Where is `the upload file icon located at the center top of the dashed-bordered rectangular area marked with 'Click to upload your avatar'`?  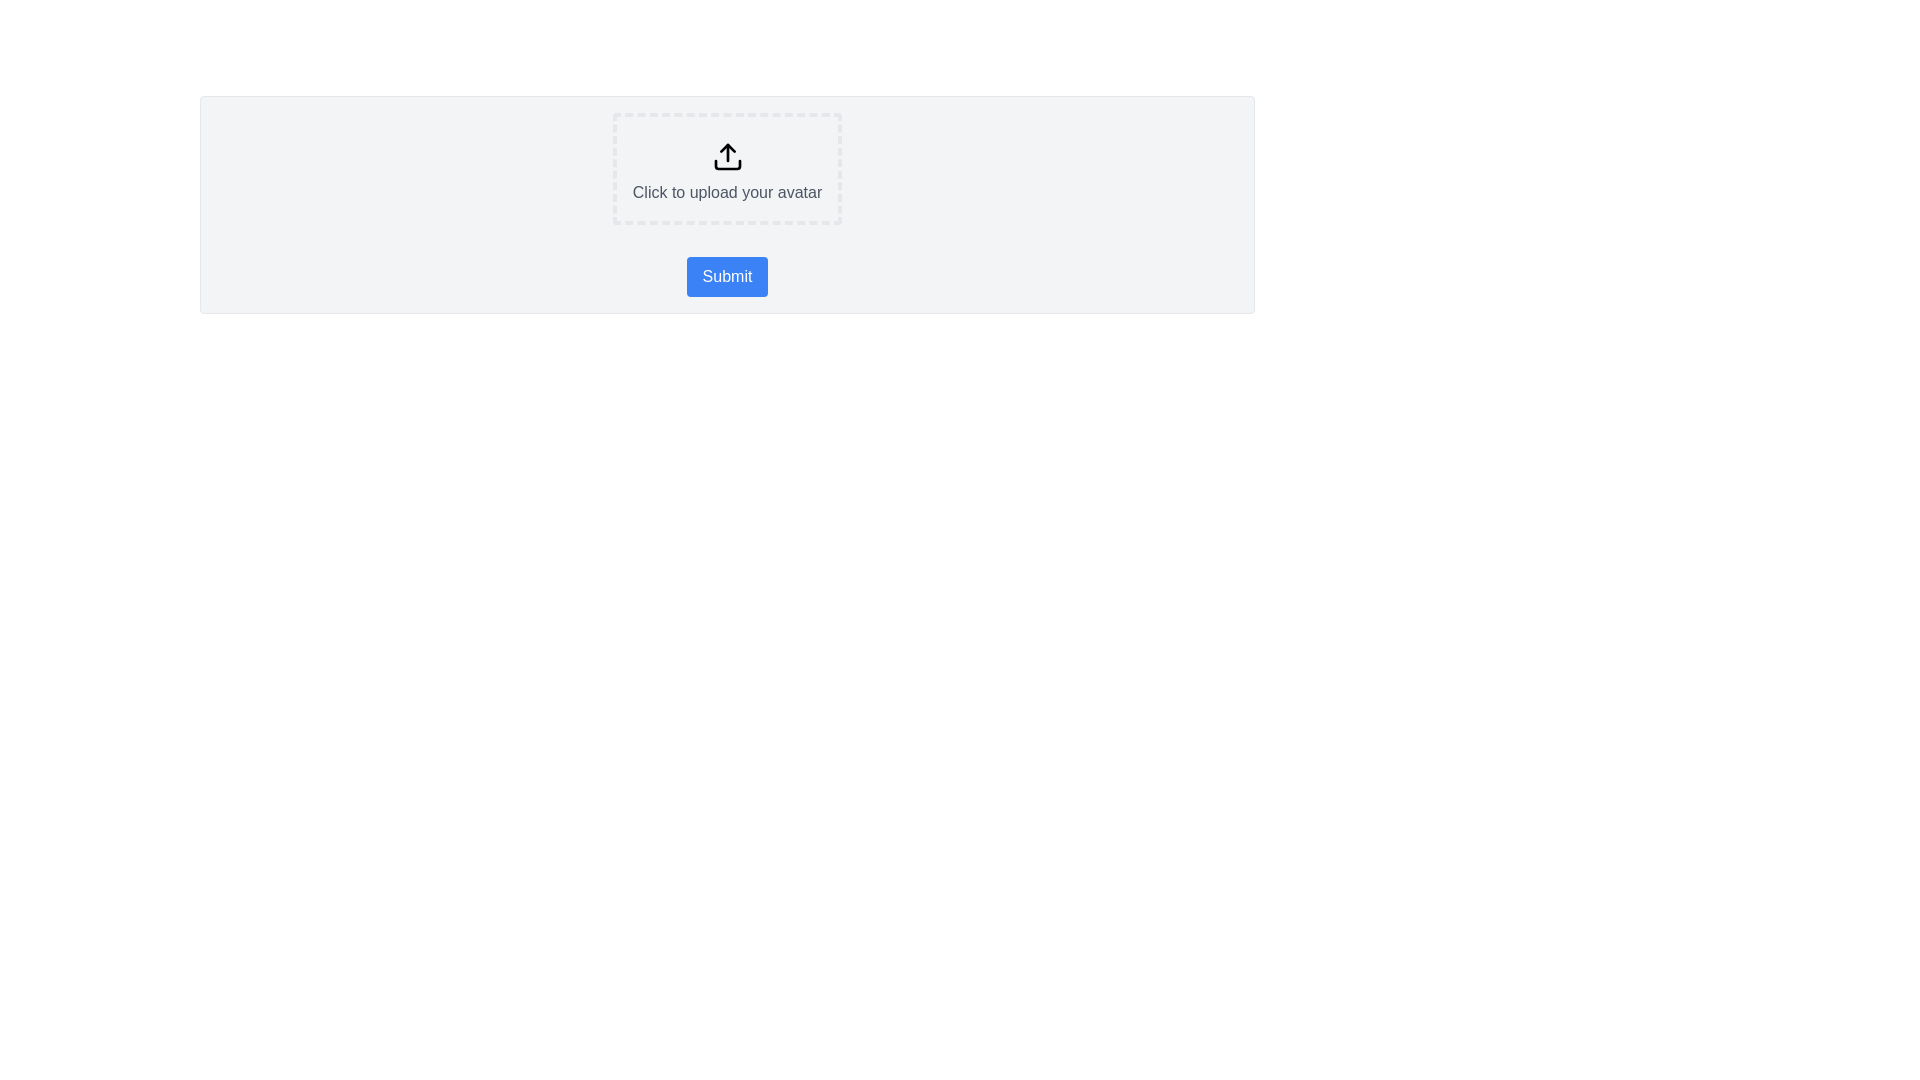
the upload file icon located at the center top of the dashed-bordered rectangular area marked with 'Click to upload your avatar' is located at coordinates (726, 156).